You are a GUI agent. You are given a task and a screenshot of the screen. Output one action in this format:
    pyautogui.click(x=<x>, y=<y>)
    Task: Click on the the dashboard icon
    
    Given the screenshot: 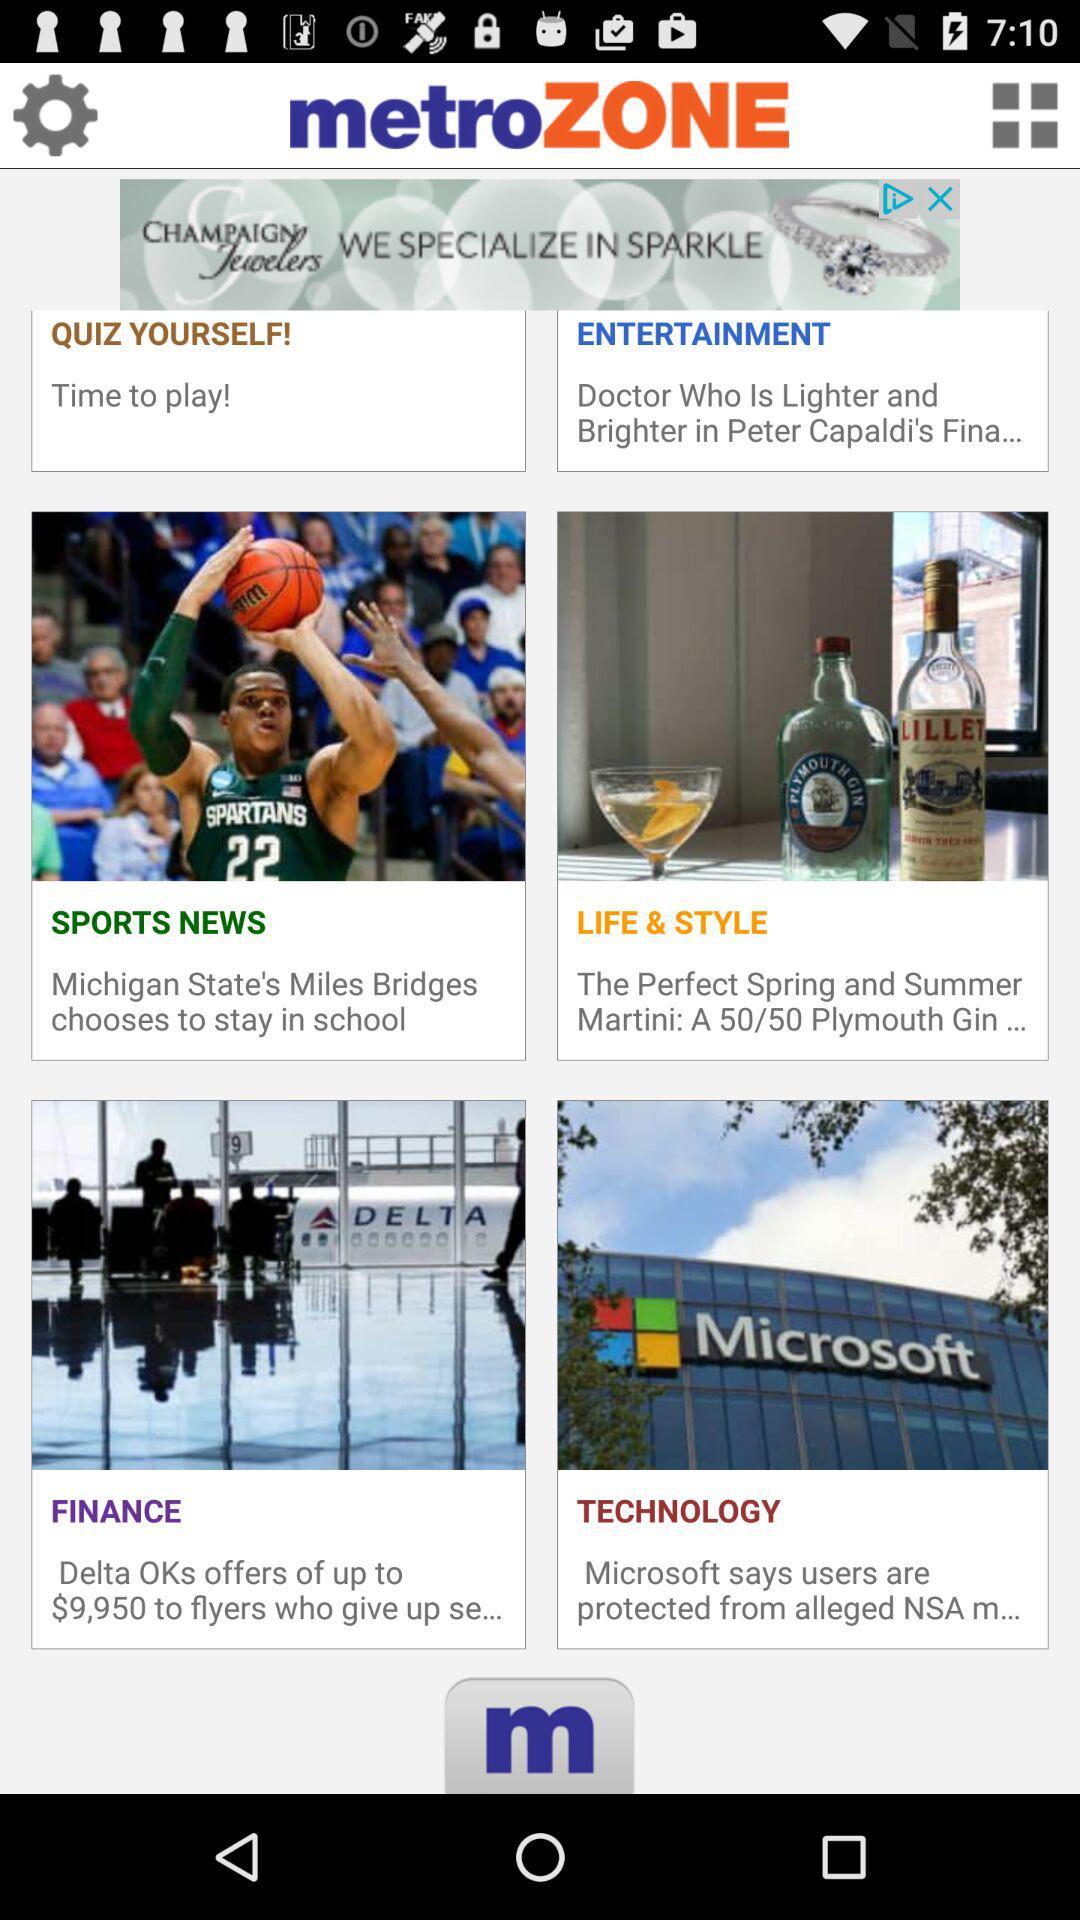 What is the action you would take?
    pyautogui.click(x=1024, y=122)
    